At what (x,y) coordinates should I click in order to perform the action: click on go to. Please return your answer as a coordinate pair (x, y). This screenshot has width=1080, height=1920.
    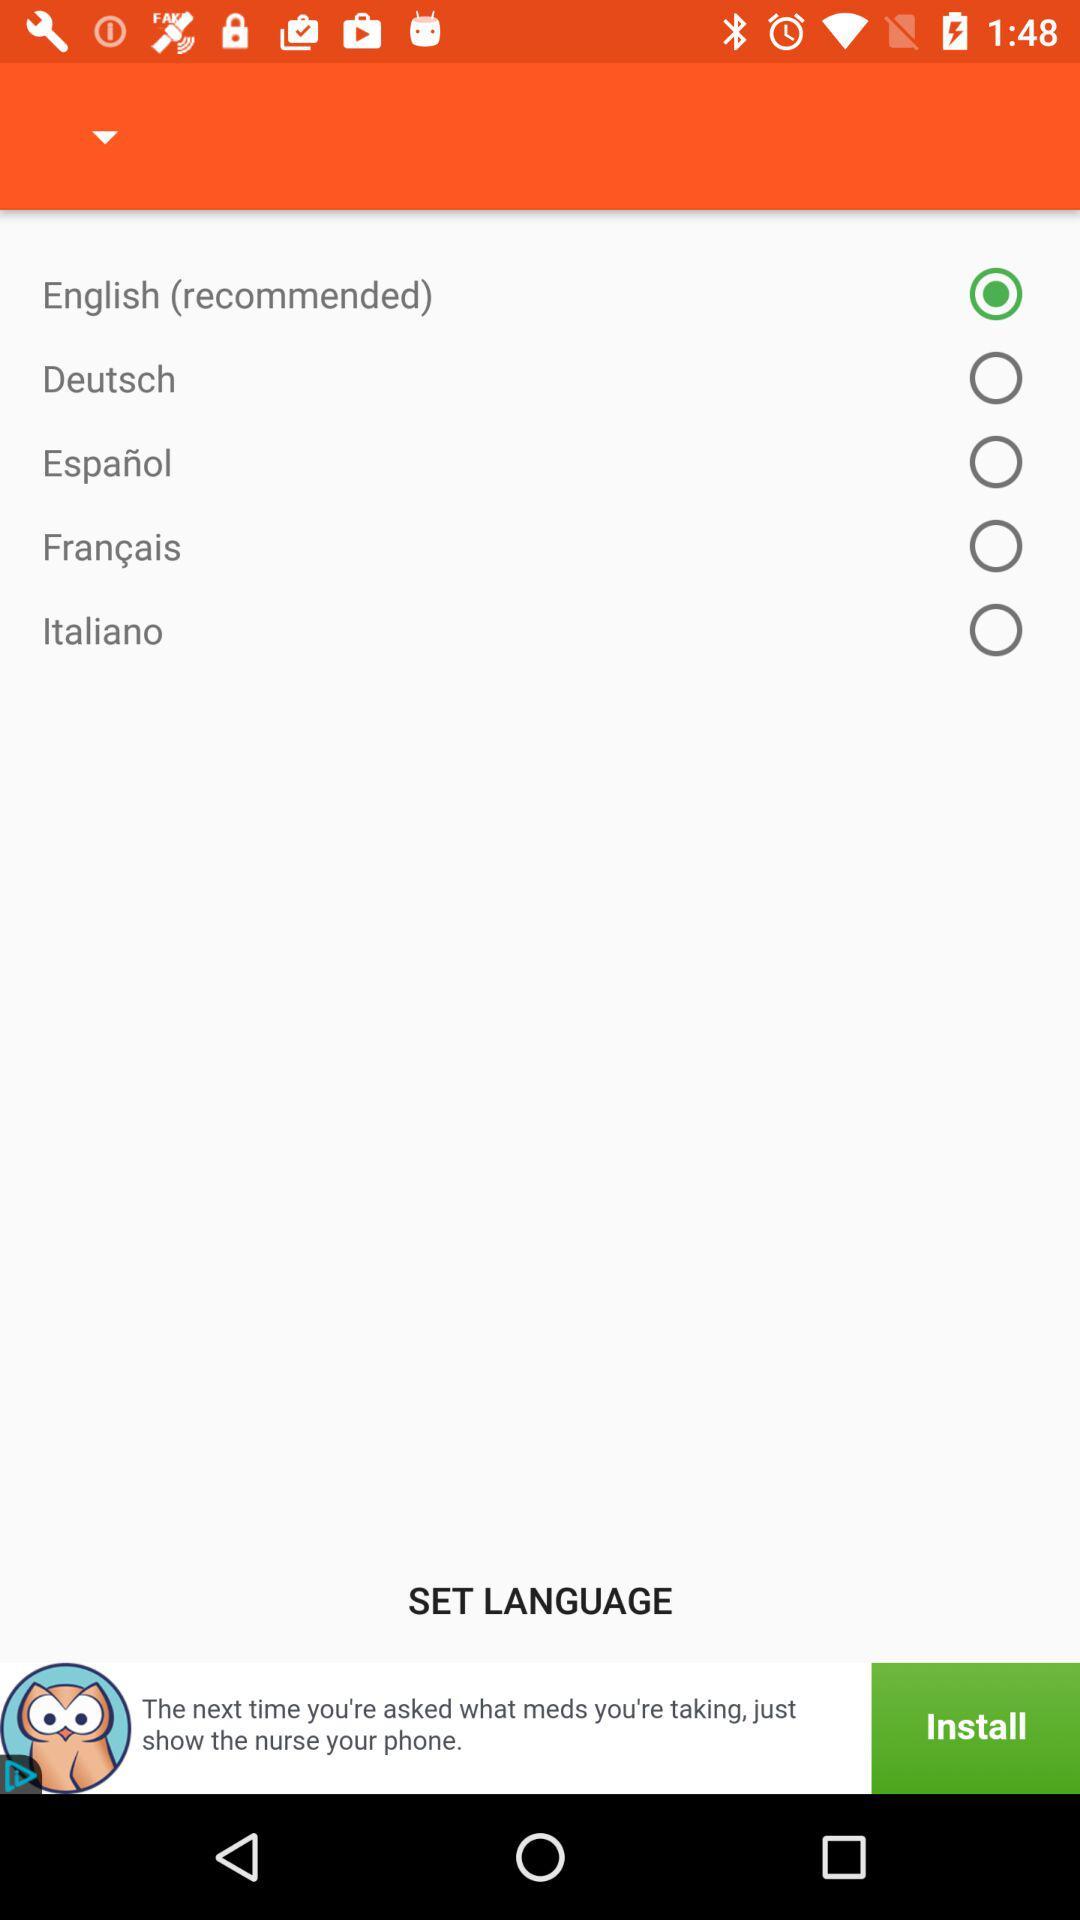
    Looking at the image, I should click on (540, 1727).